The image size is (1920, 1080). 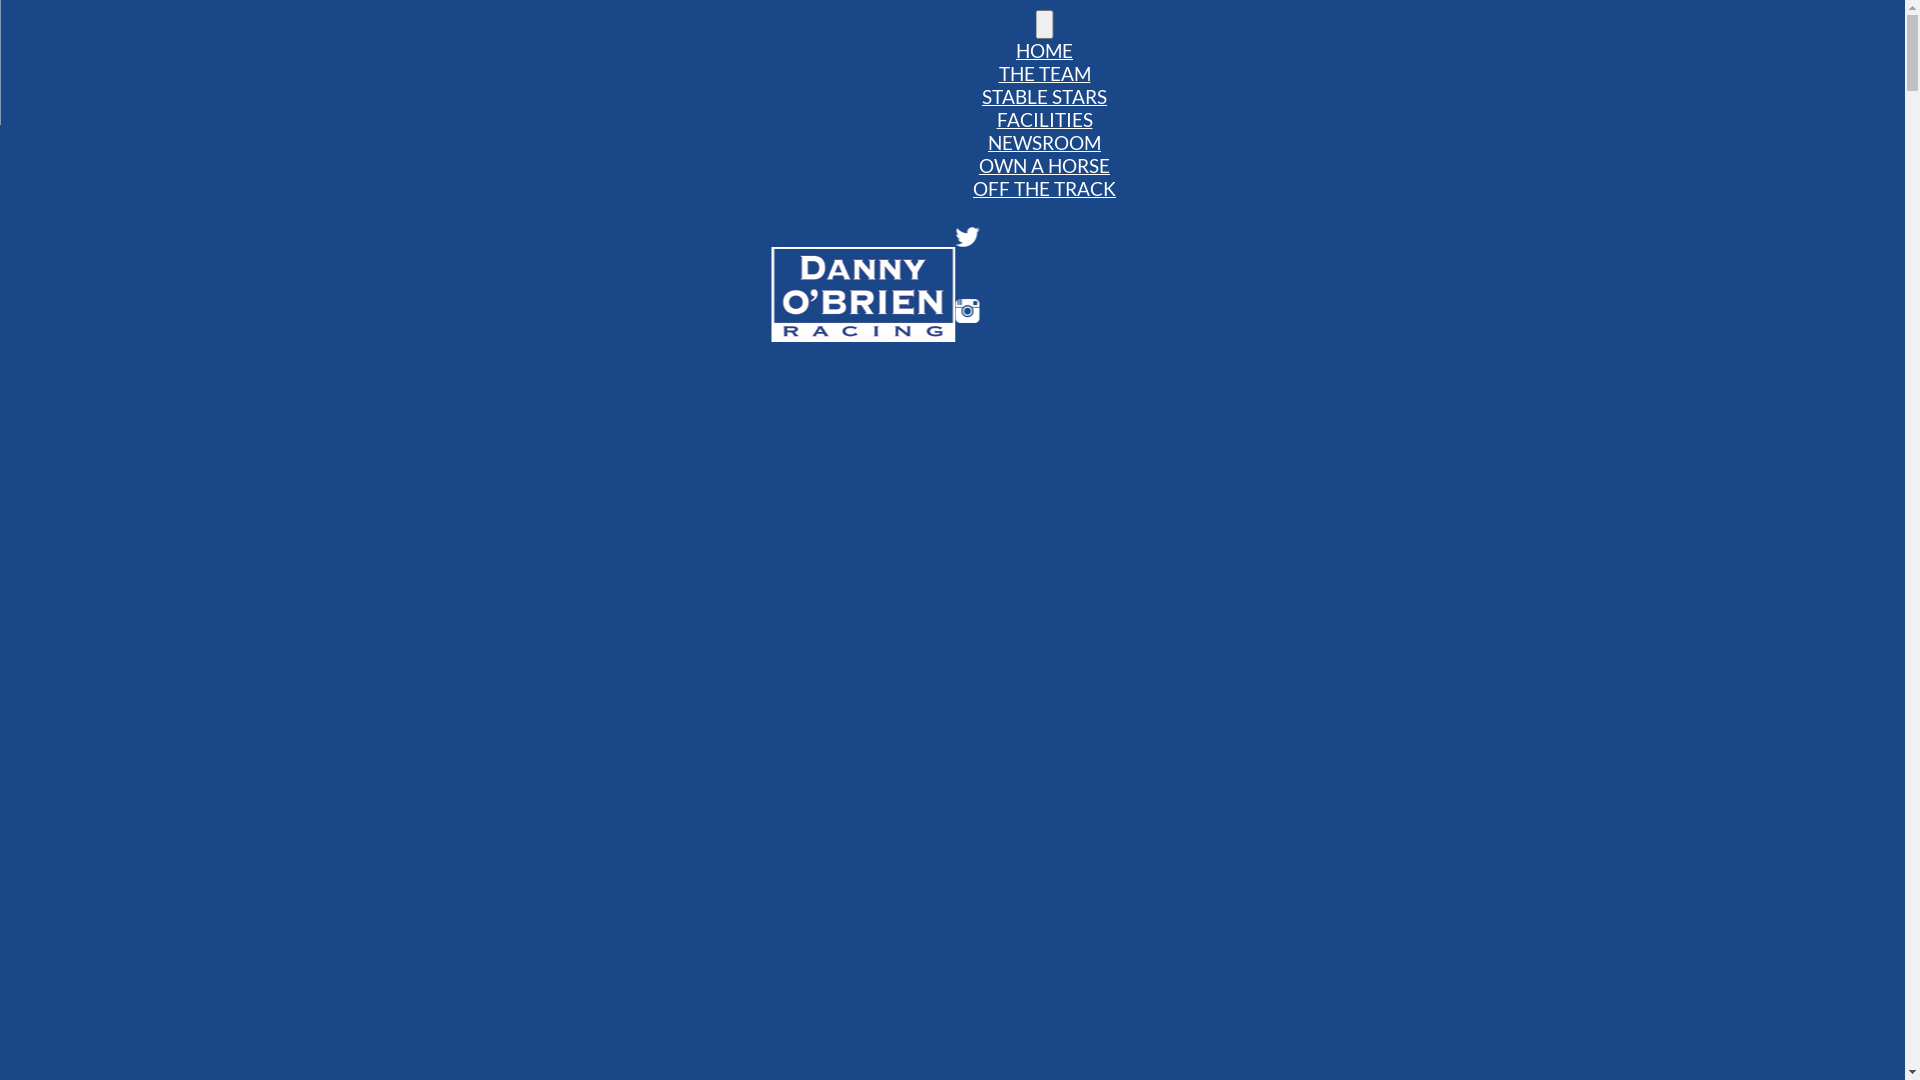 I want to click on 'OFF THE TRACK', so click(x=1043, y=188).